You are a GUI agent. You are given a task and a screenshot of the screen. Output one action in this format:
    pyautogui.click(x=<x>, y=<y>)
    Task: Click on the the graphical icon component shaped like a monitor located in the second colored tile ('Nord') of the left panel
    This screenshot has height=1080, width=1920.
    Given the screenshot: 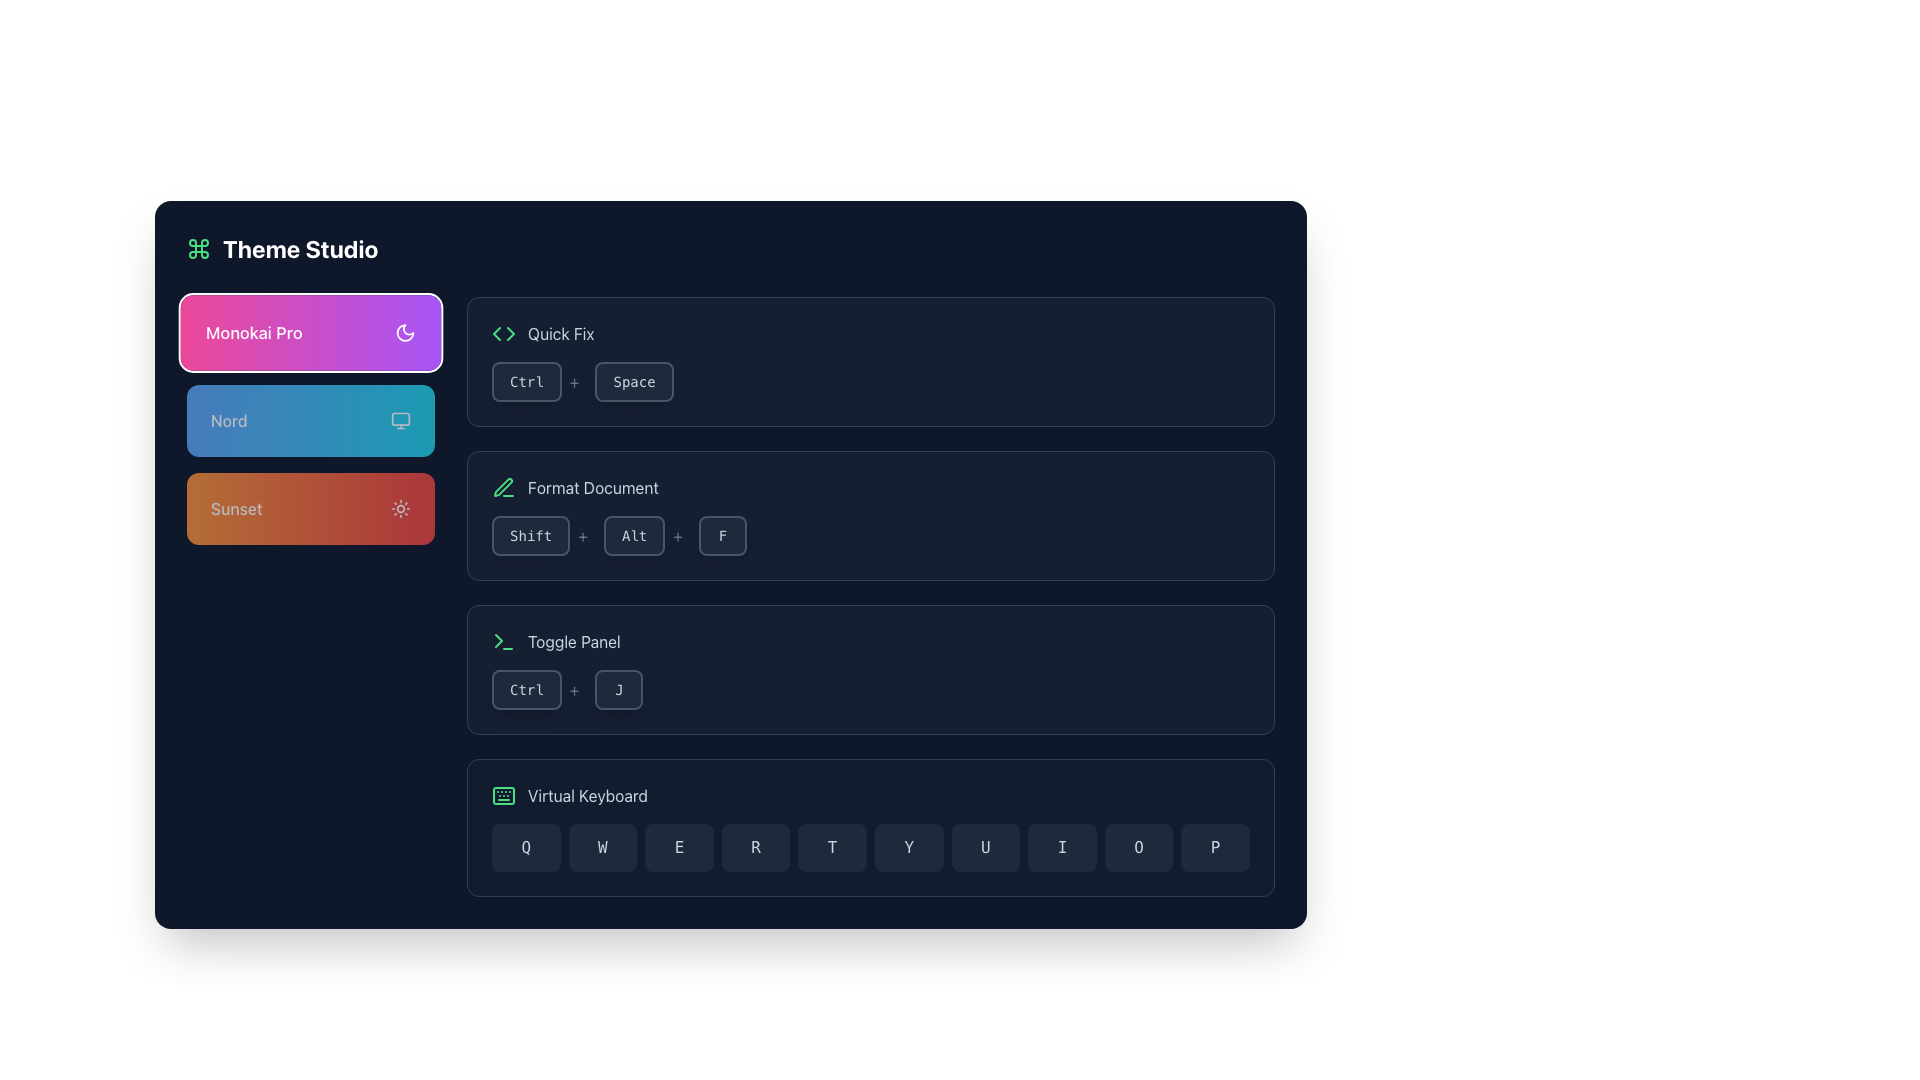 What is the action you would take?
    pyautogui.click(x=400, y=418)
    